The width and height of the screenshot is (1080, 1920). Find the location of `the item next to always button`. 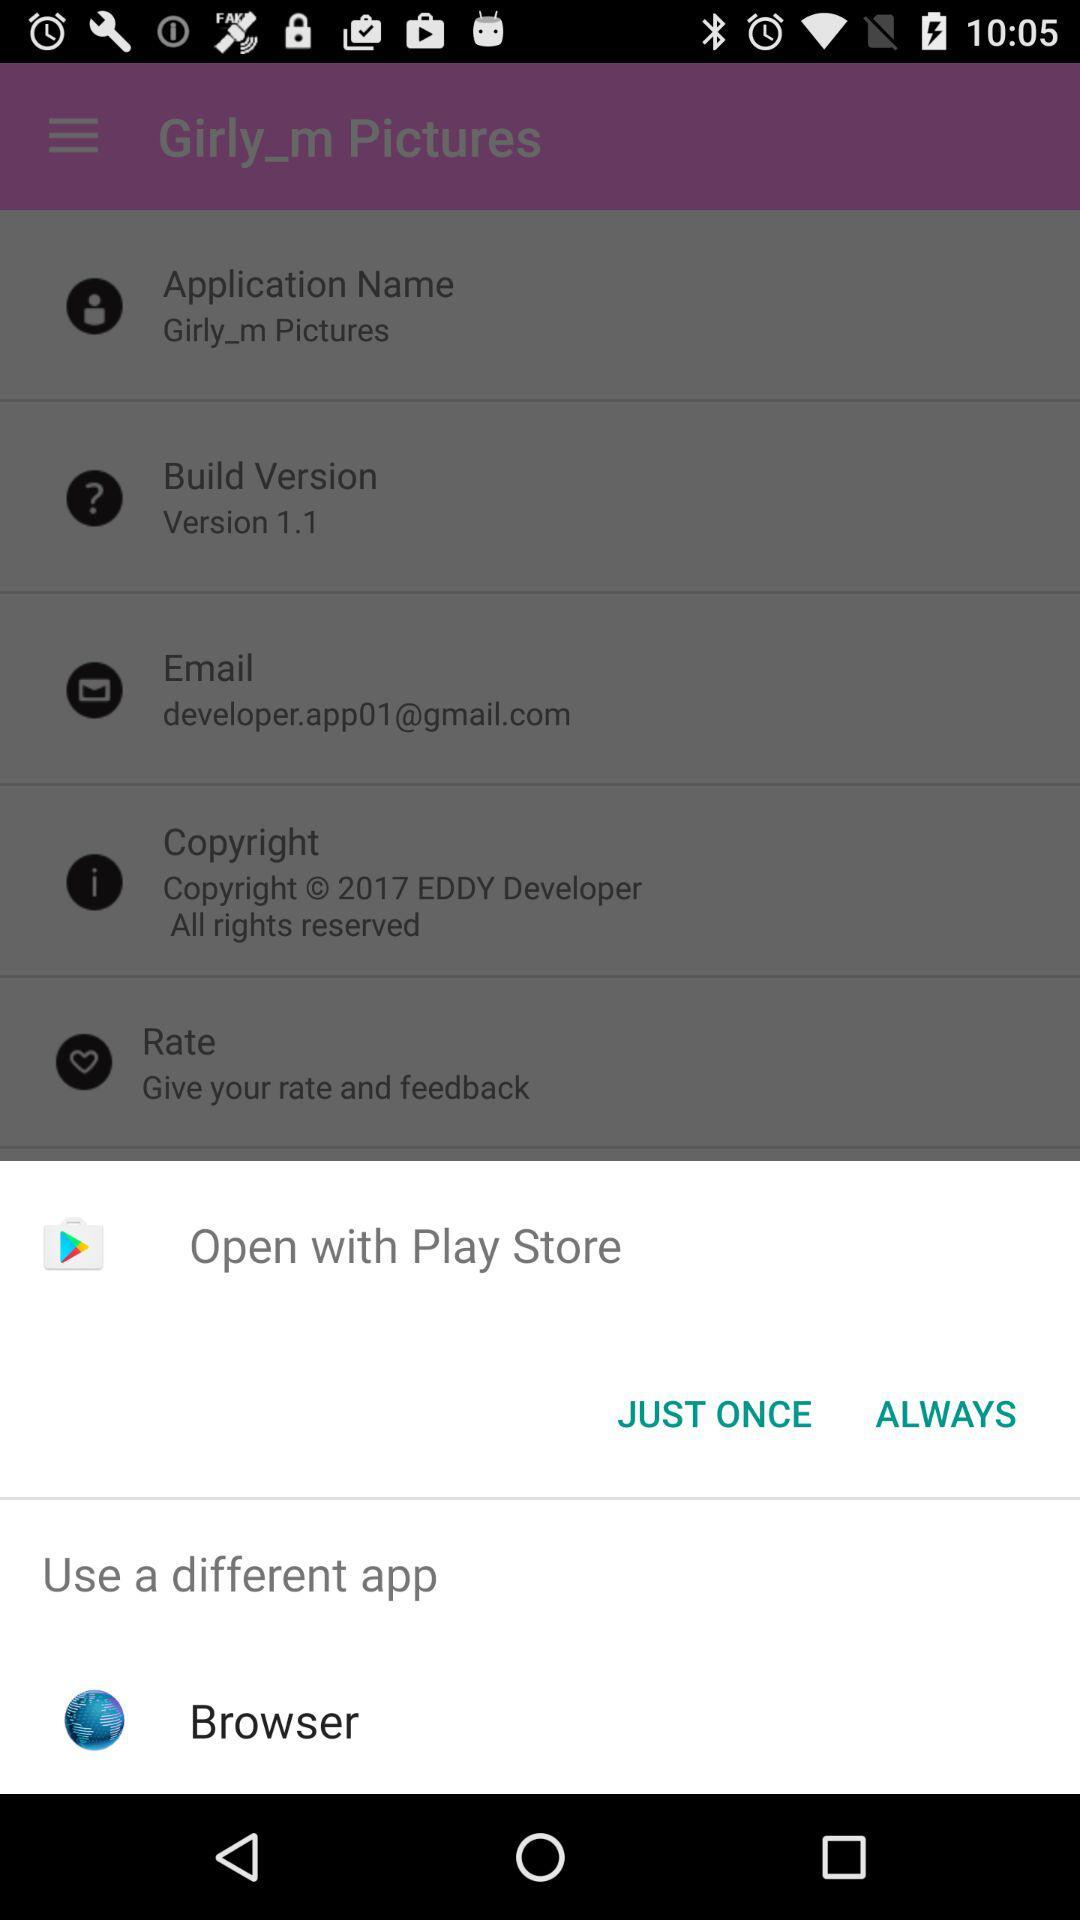

the item next to always button is located at coordinates (713, 1411).